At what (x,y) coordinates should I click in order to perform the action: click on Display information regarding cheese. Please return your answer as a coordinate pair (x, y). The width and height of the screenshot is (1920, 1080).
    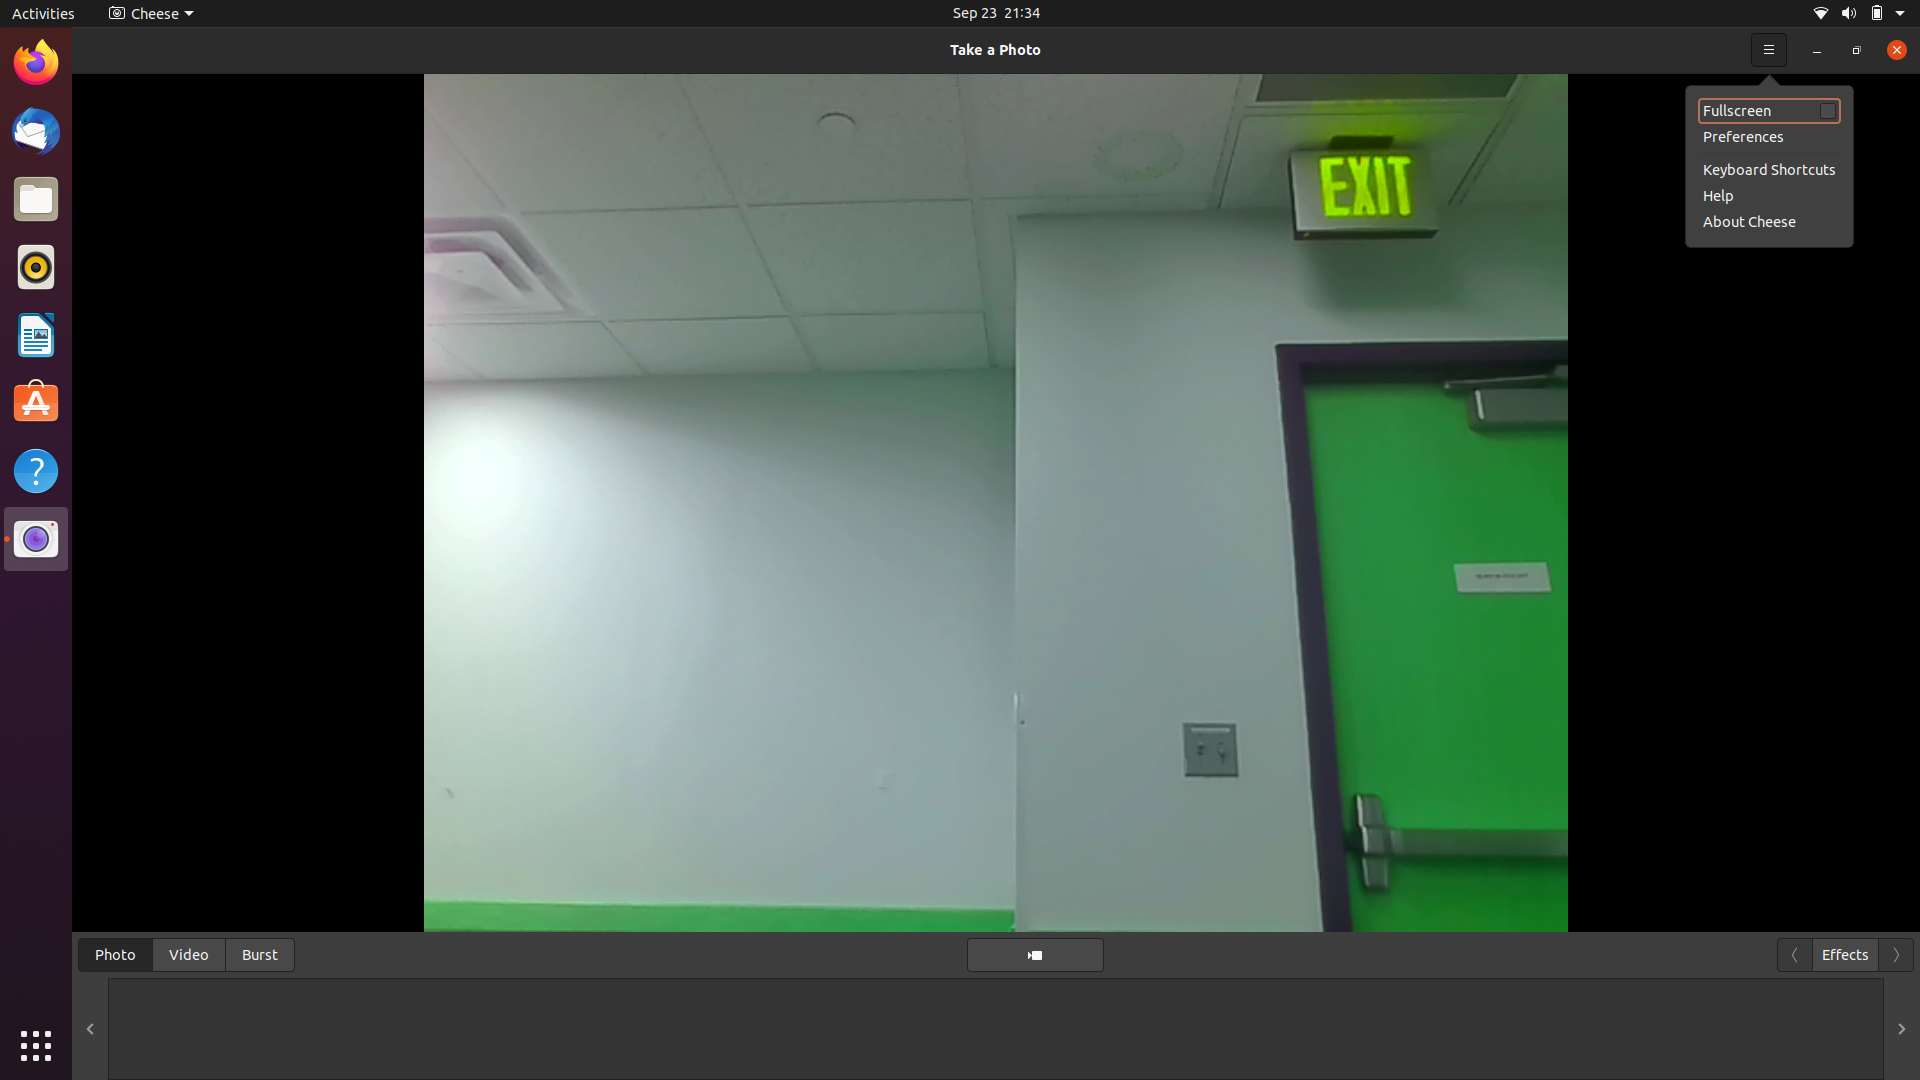
    Looking at the image, I should click on (1890, 48).